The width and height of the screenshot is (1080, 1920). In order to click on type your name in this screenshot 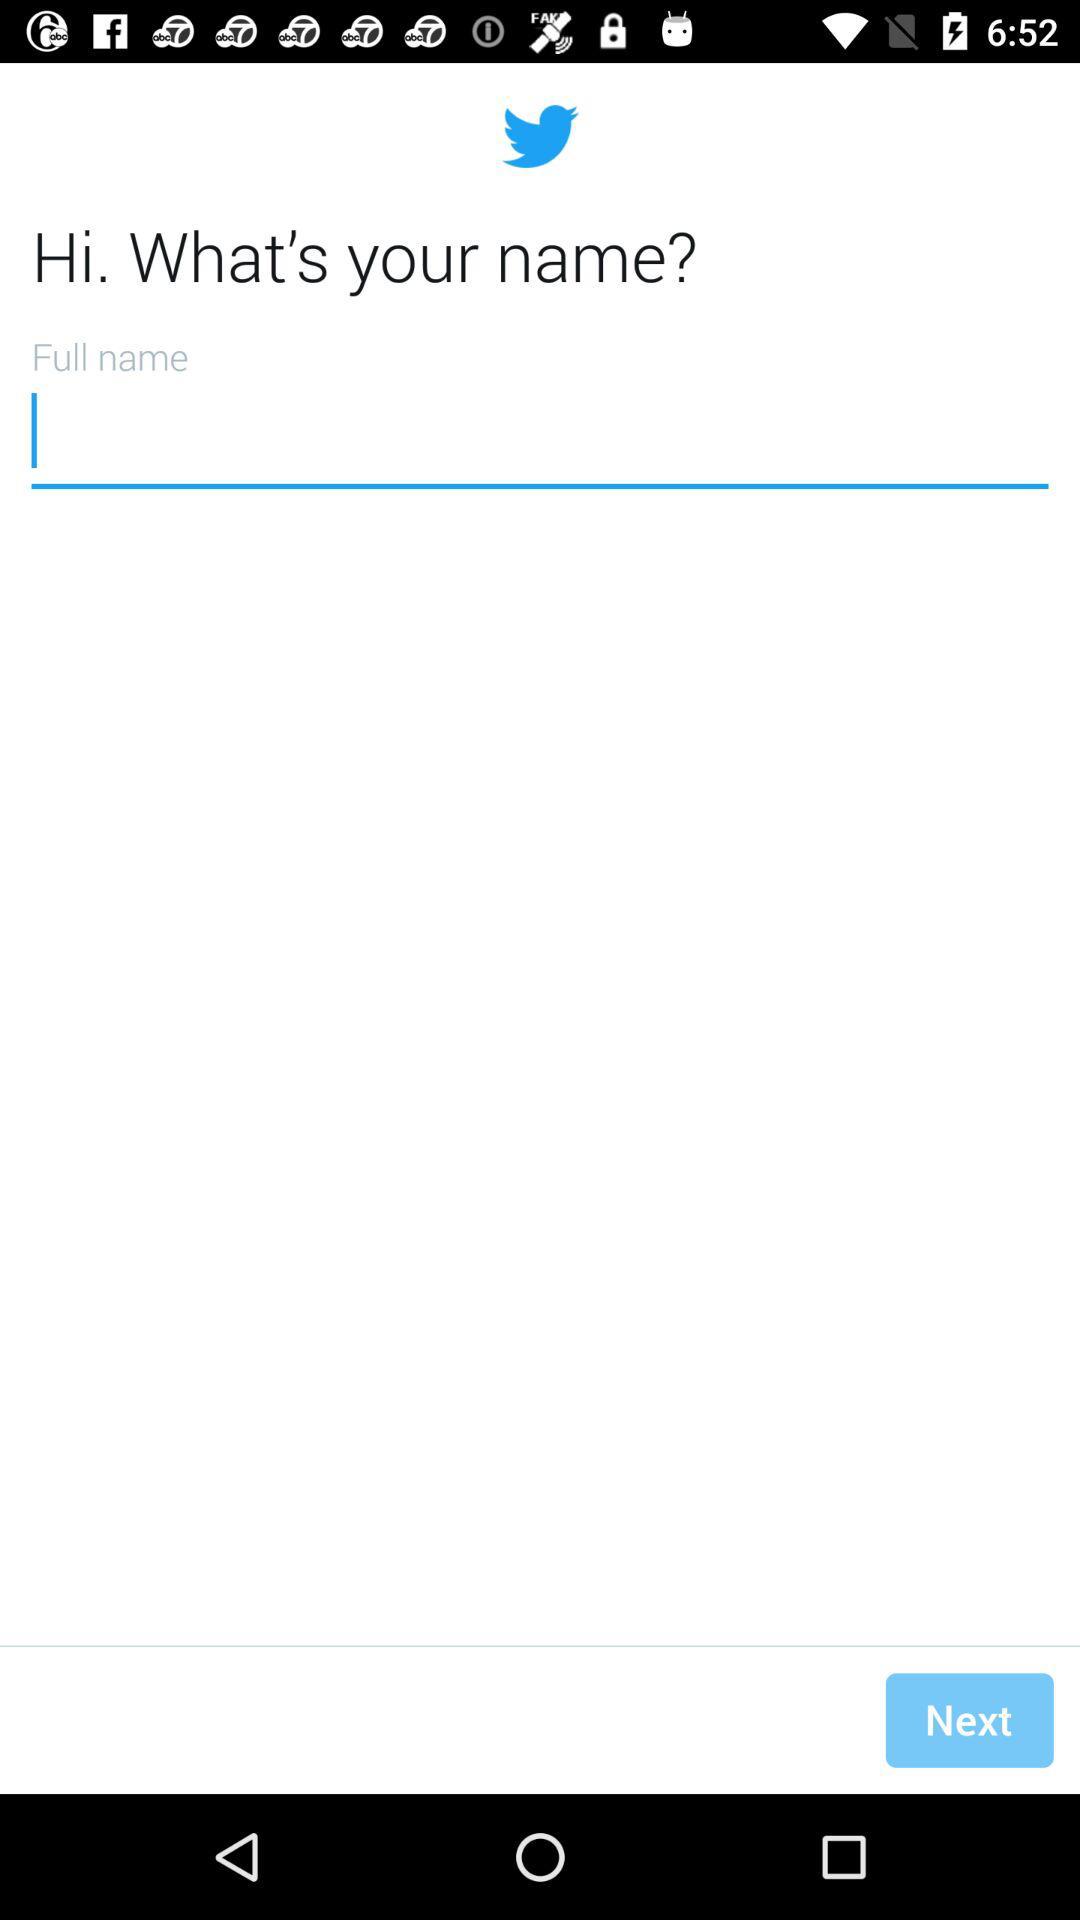, I will do `click(540, 404)`.